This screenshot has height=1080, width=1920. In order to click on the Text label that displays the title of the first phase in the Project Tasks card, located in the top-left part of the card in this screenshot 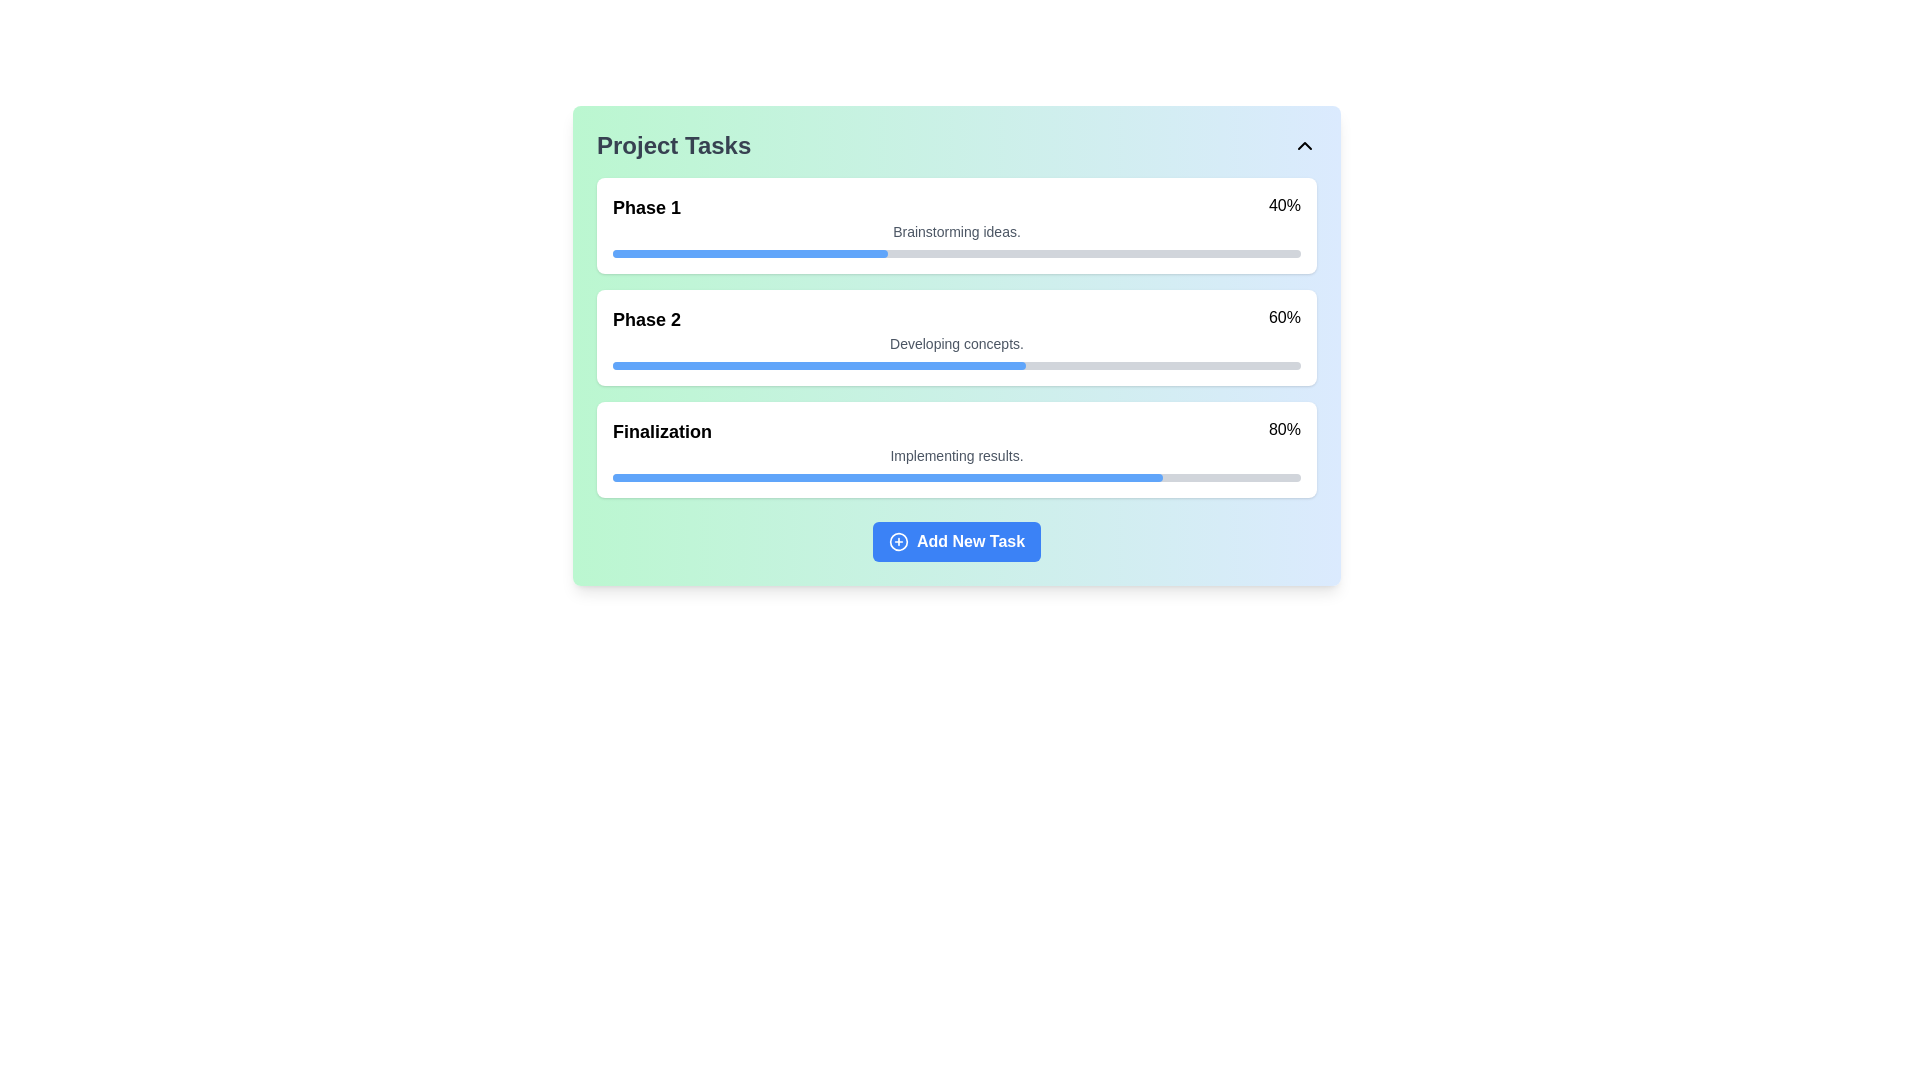, I will do `click(647, 208)`.